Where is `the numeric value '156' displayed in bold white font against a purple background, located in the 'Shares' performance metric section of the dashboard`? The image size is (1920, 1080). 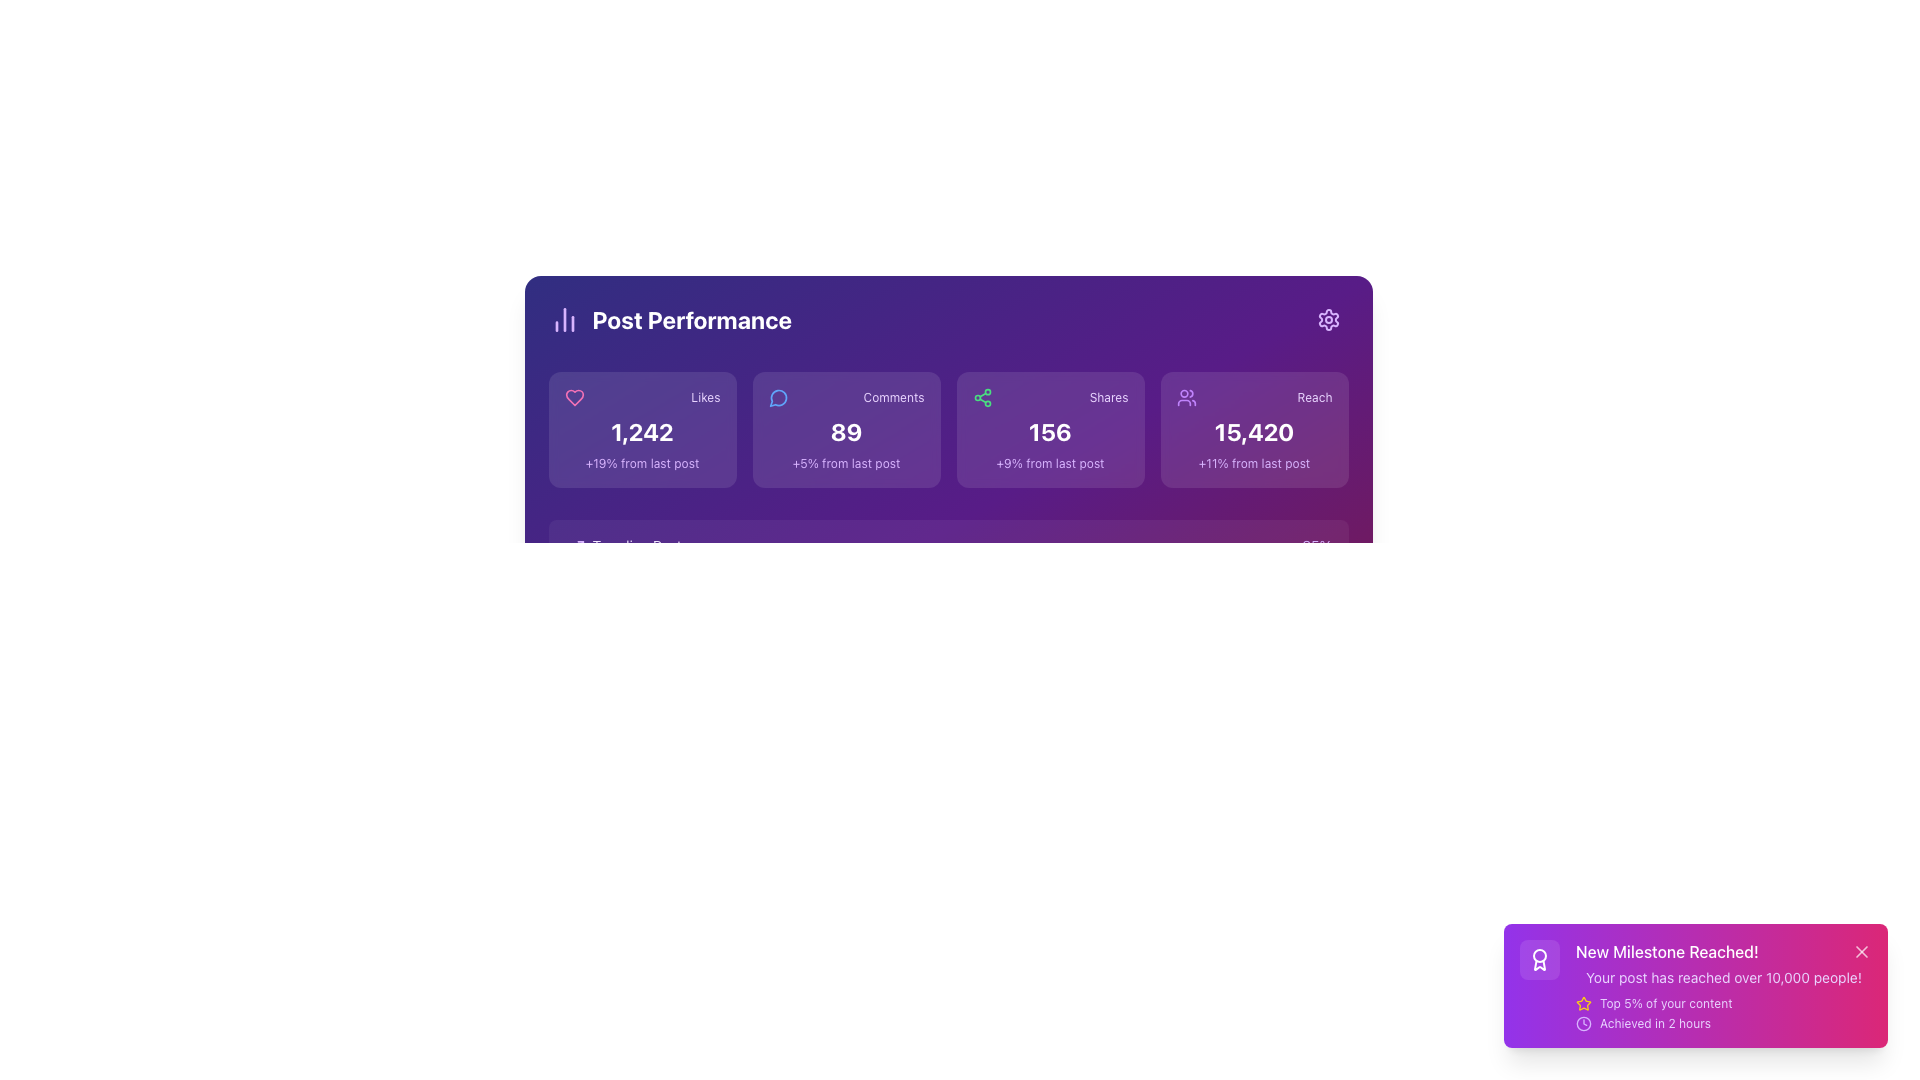
the numeric value '156' displayed in bold white font against a purple background, located in the 'Shares' performance metric section of the dashboard is located at coordinates (1049, 431).